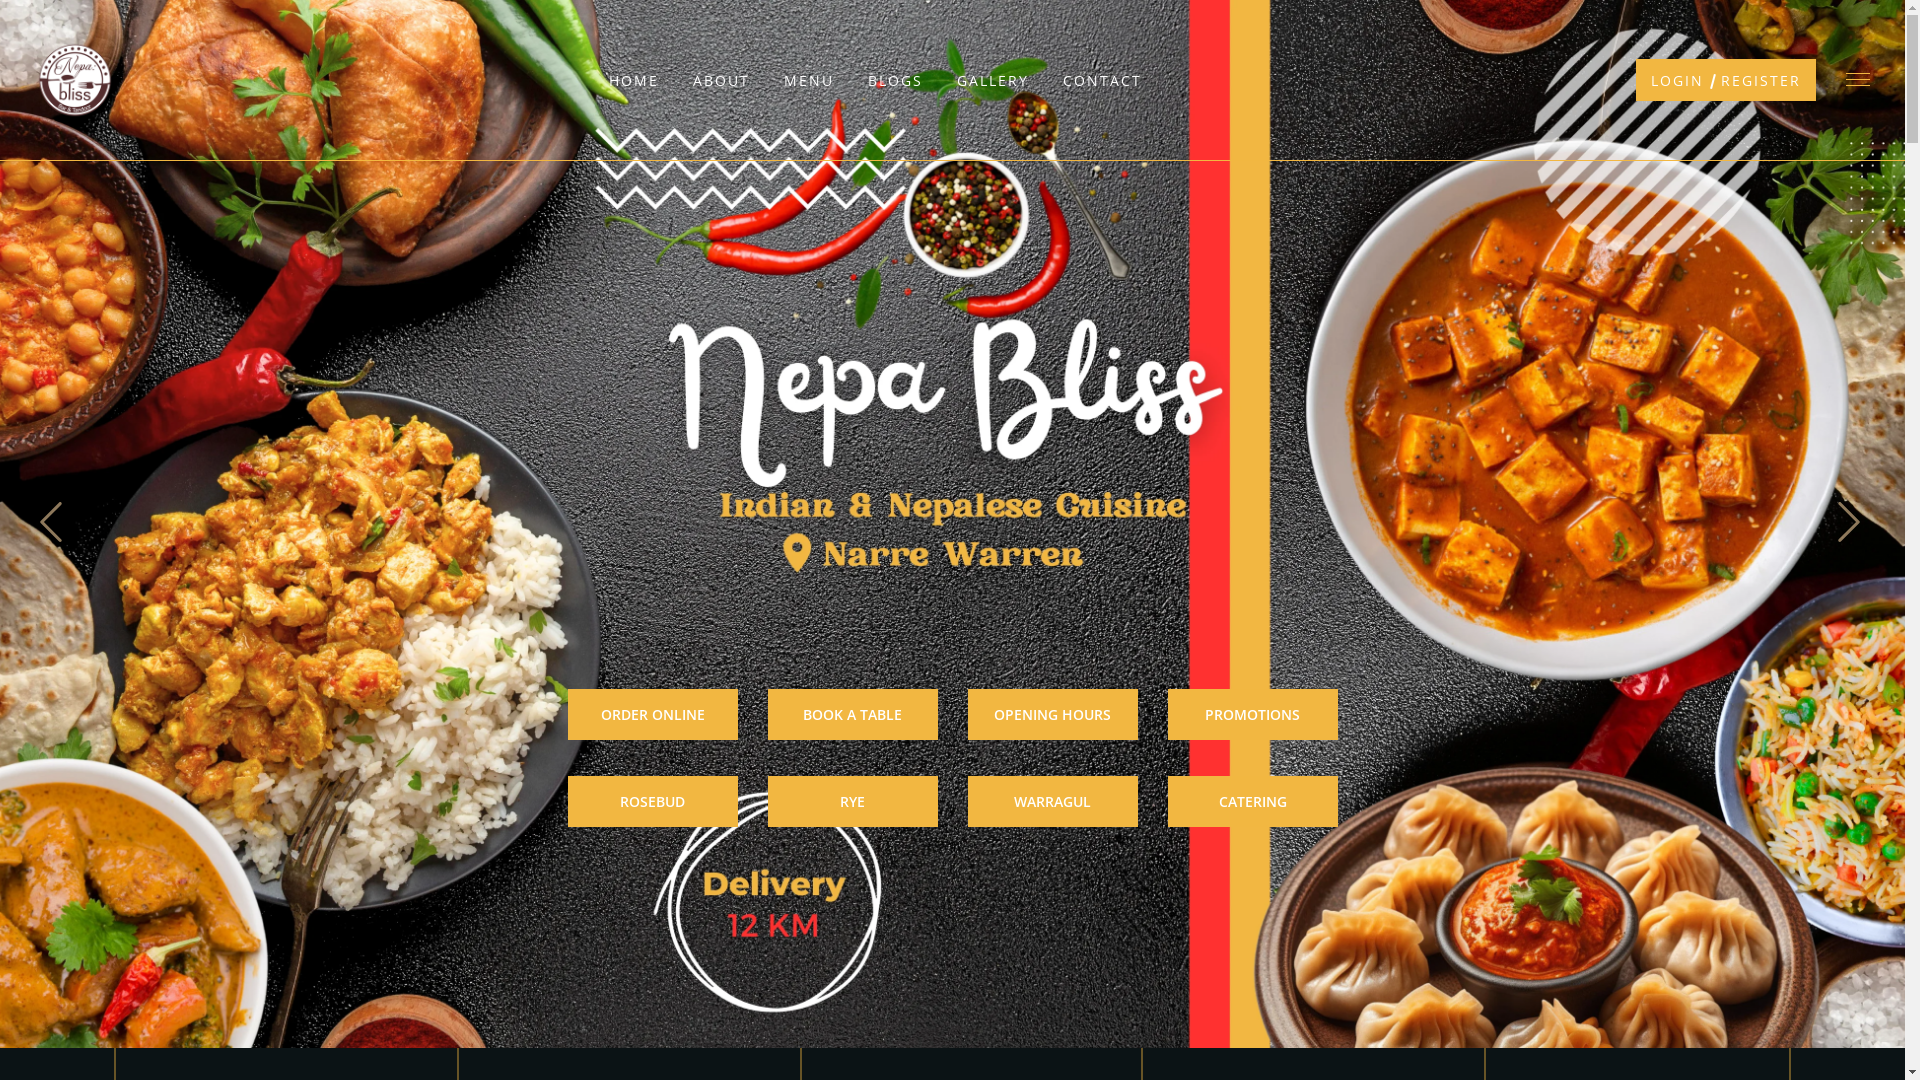  Describe the element at coordinates (652, 713) in the screenshot. I see `'ORDER ONLINE'` at that location.